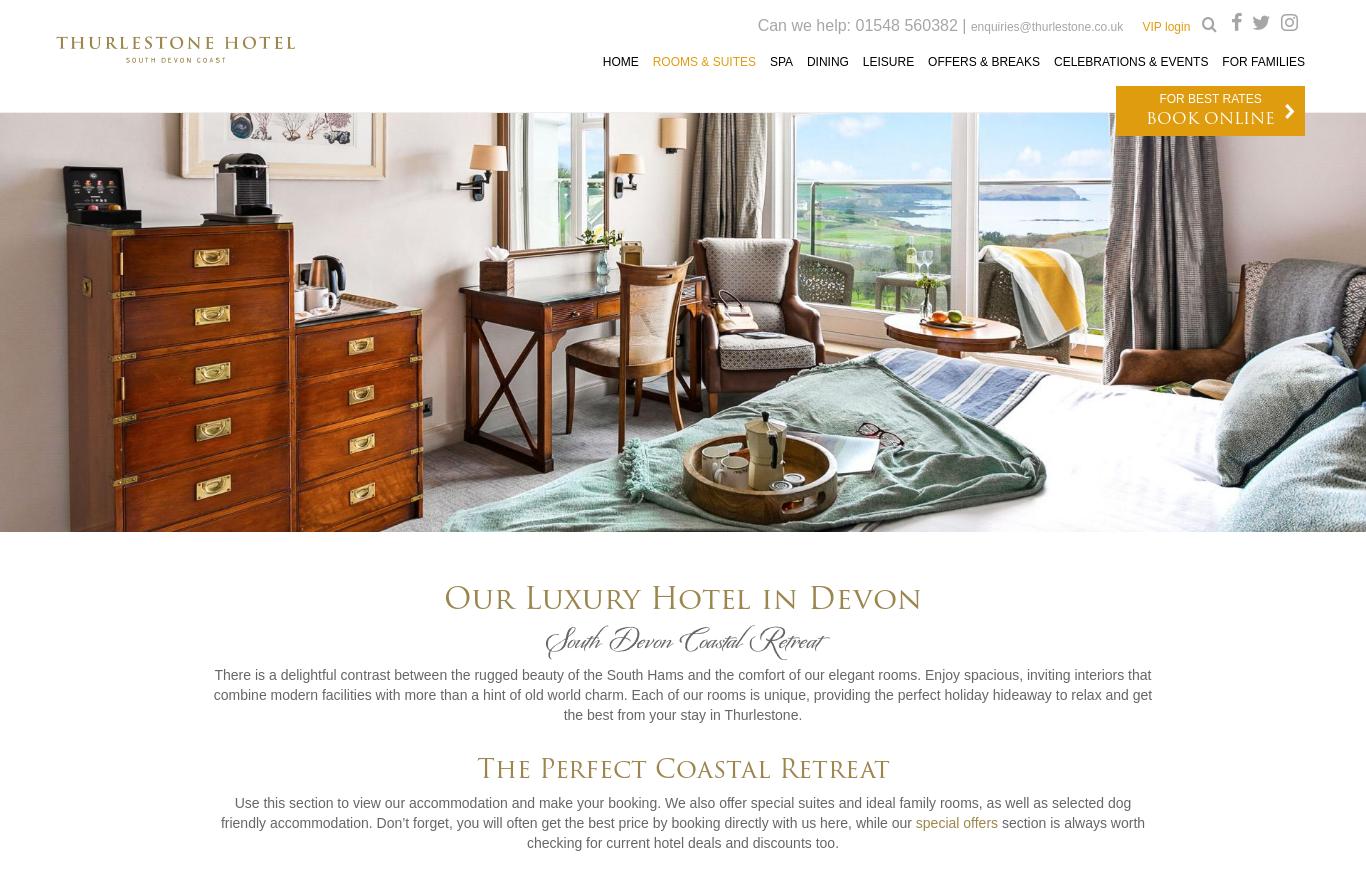  Describe the element at coordinates (681, 694) in the screenshot. I see `'There is a delightful contrast between the rugged beauty of the South Hams and the comfort of our elegant rooms. Enjoy spacious, inviting interiors that combine modern facilities with more than a hint of old world charm. Each of our rooms is unique, providing the perfect holiday hideaway to relax and get the best from your stay in Thurlestone.'` at that location.